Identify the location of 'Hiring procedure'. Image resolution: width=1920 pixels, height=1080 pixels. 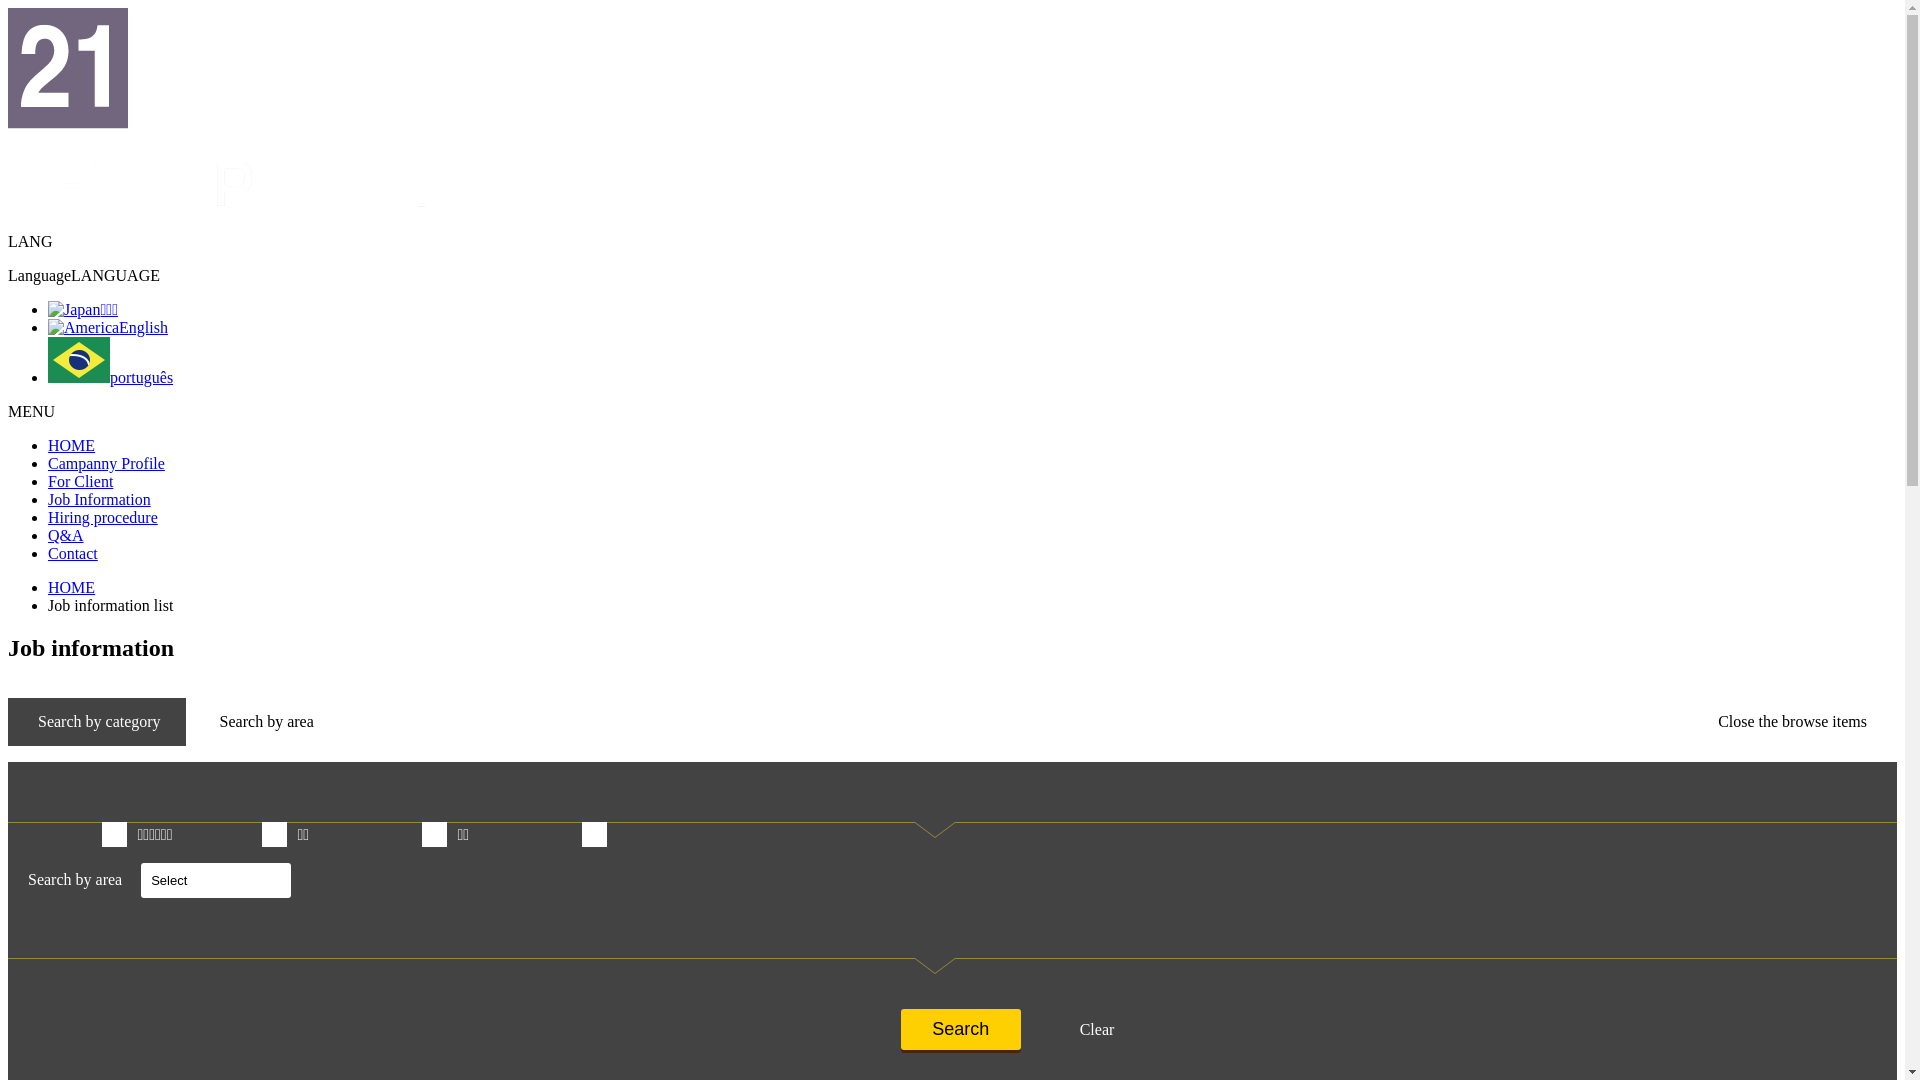
(101, 516).